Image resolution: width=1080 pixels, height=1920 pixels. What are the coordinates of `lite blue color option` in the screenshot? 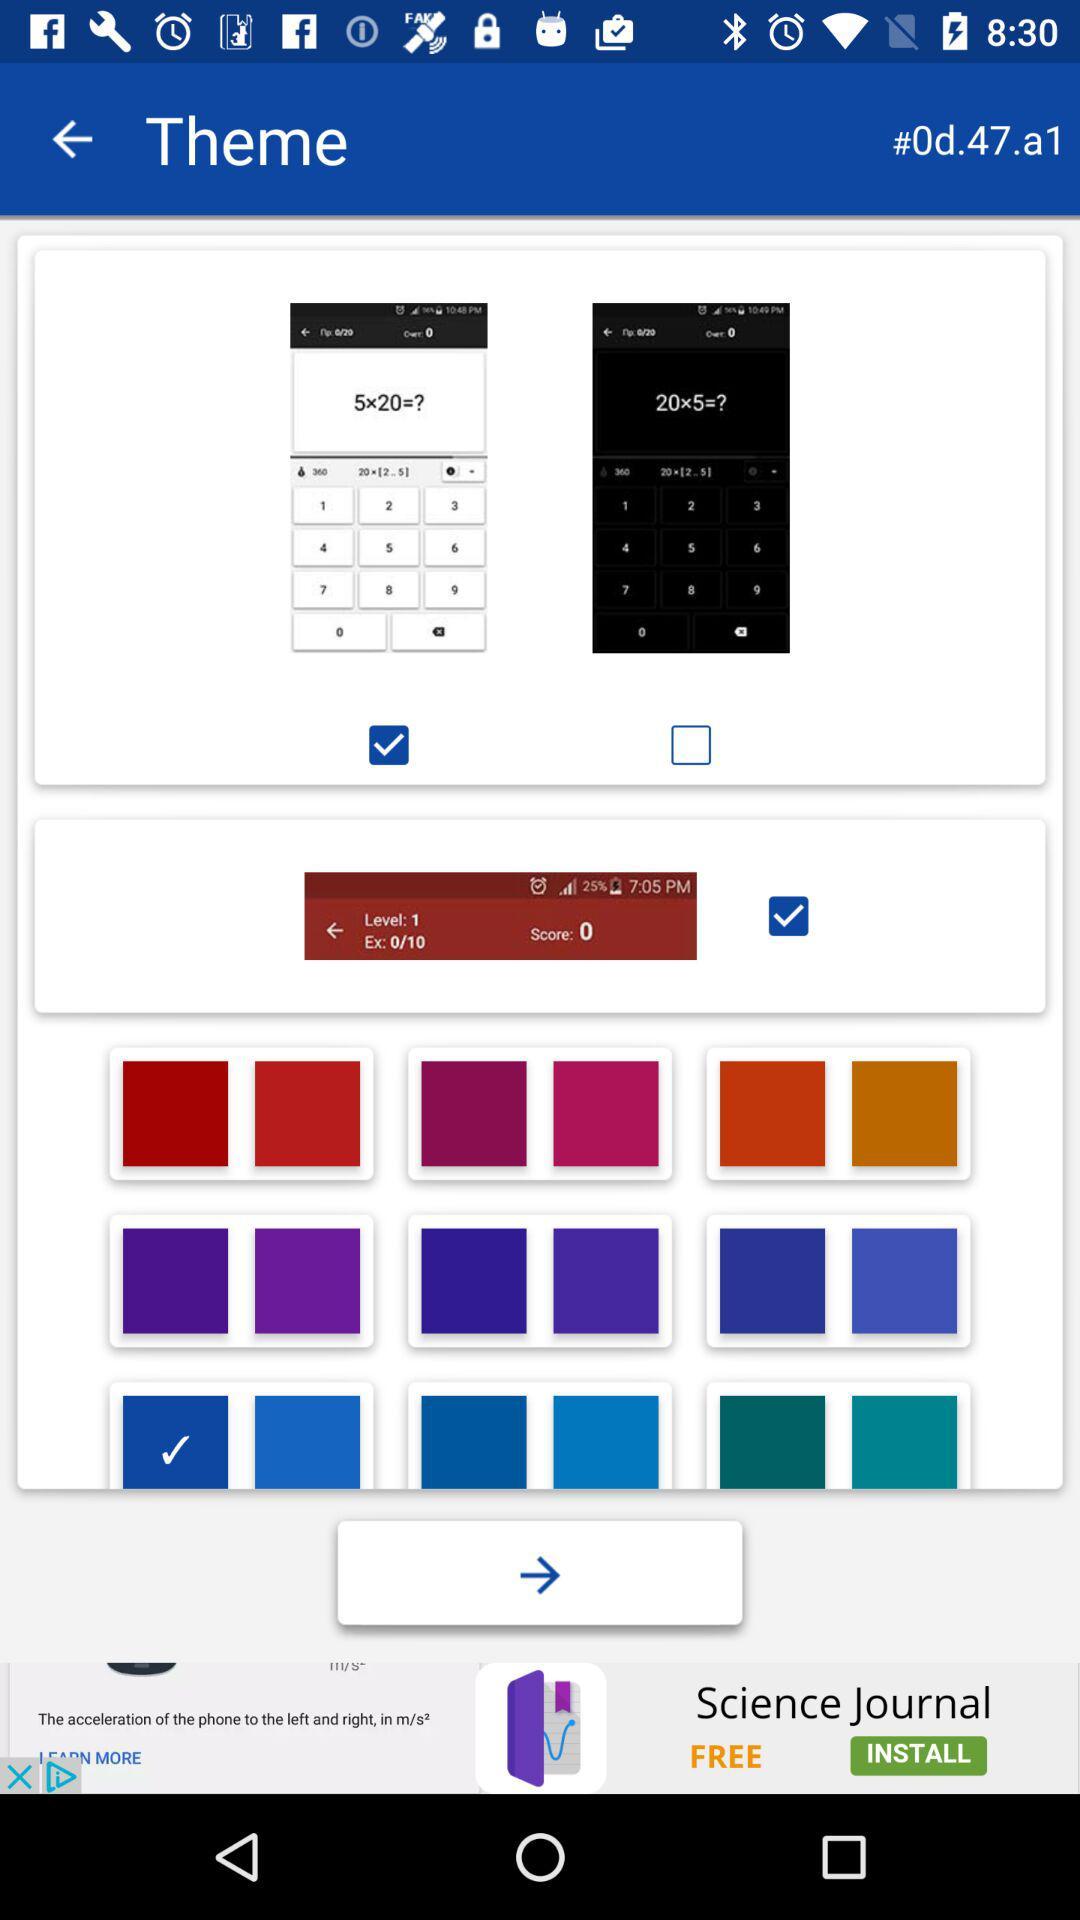 It's located at (604, 1448).